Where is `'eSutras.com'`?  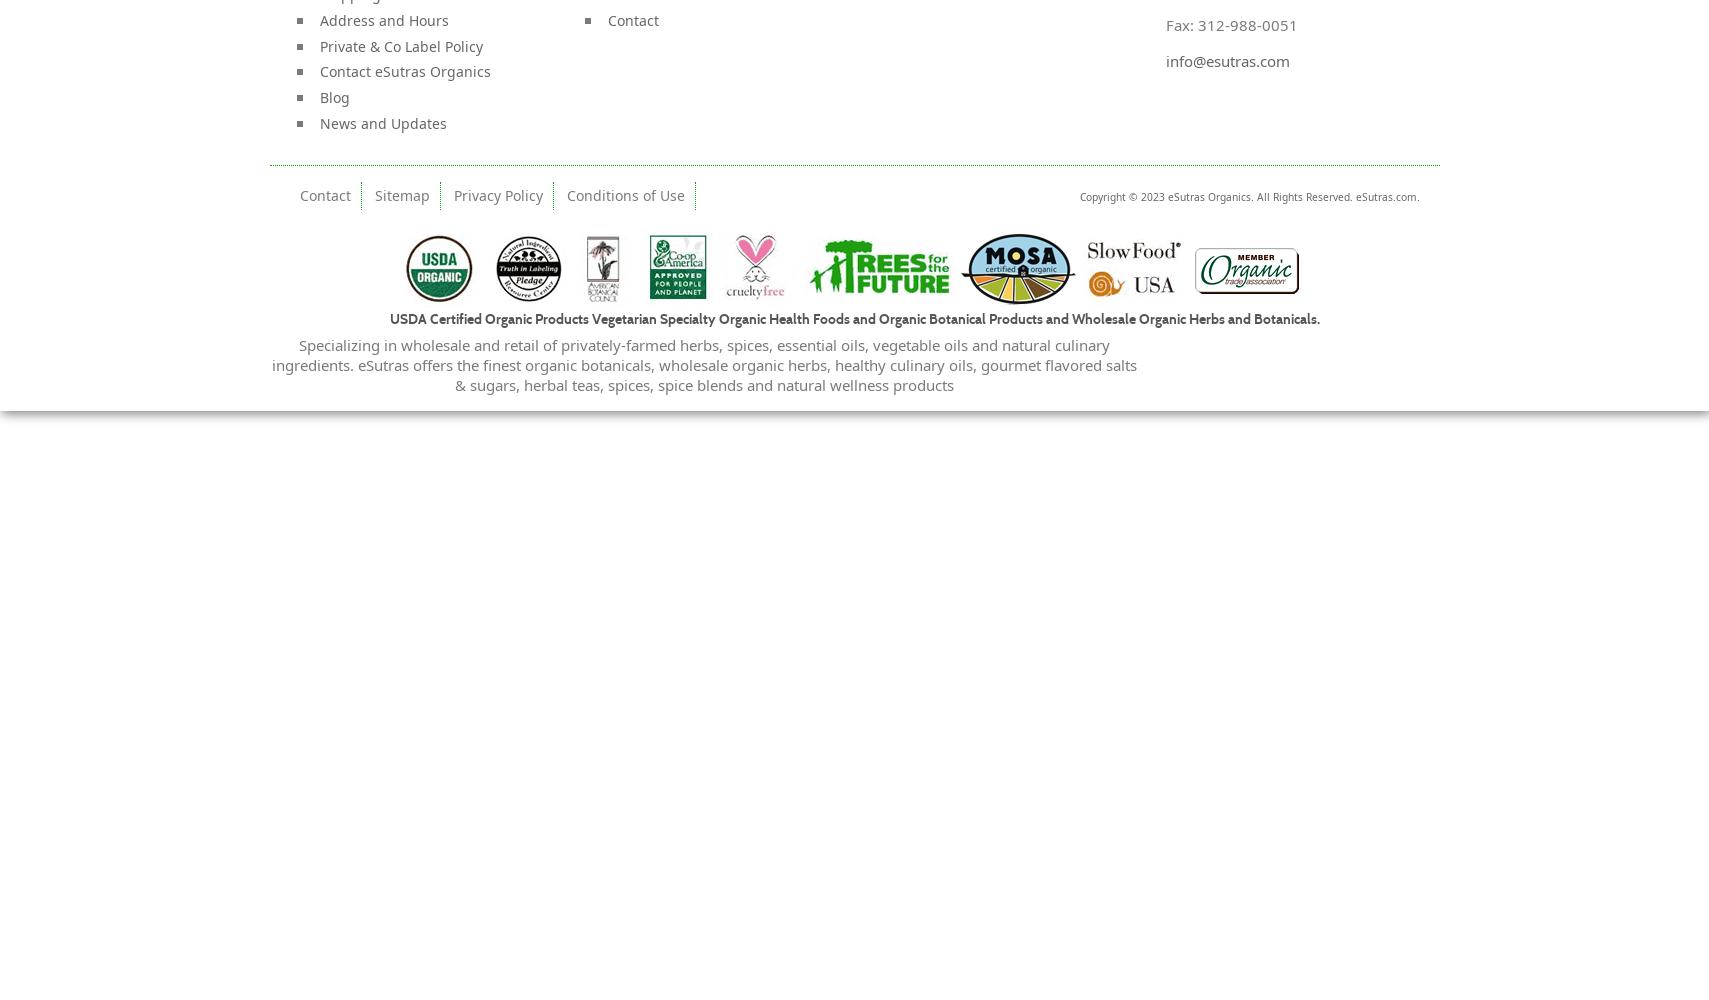
'eSutras.com' is located at coordinates (1385, 195).